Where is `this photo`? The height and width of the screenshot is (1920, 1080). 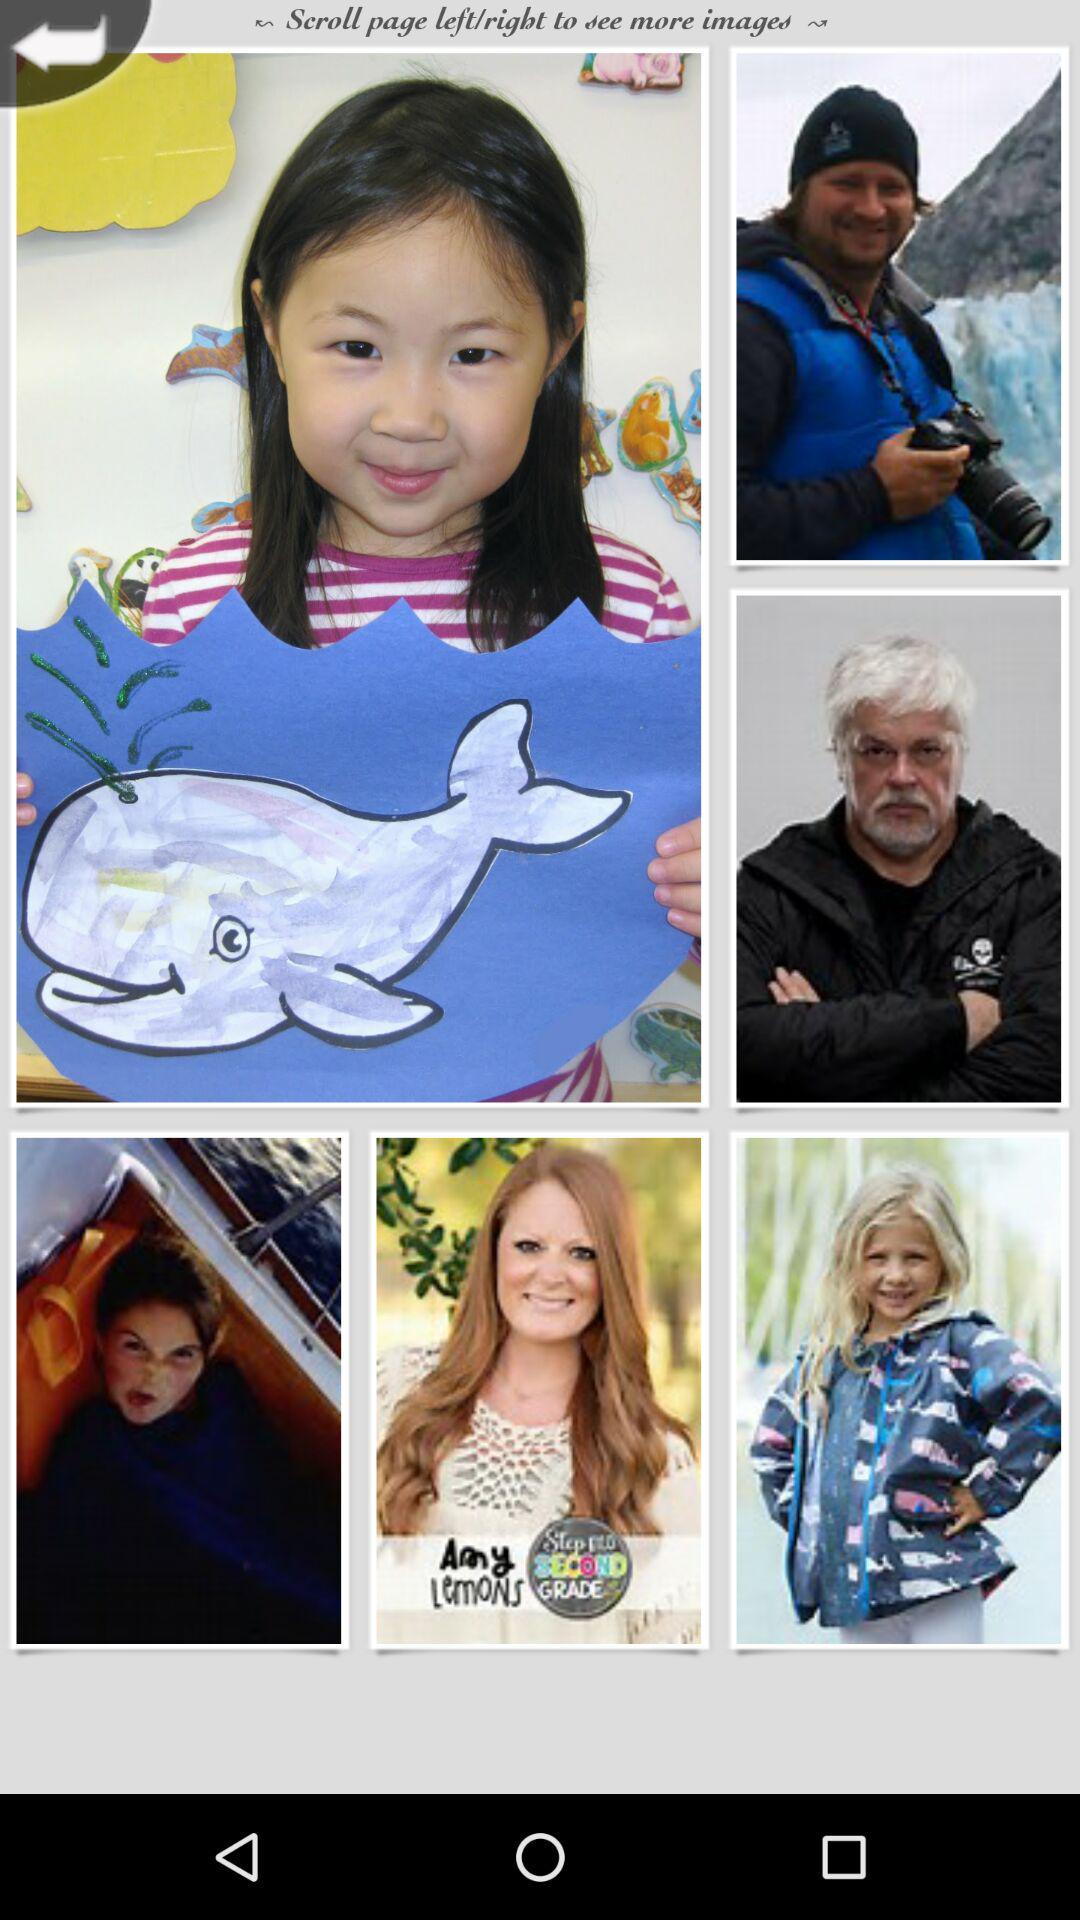 this photo is located at coordinates (357, 576).